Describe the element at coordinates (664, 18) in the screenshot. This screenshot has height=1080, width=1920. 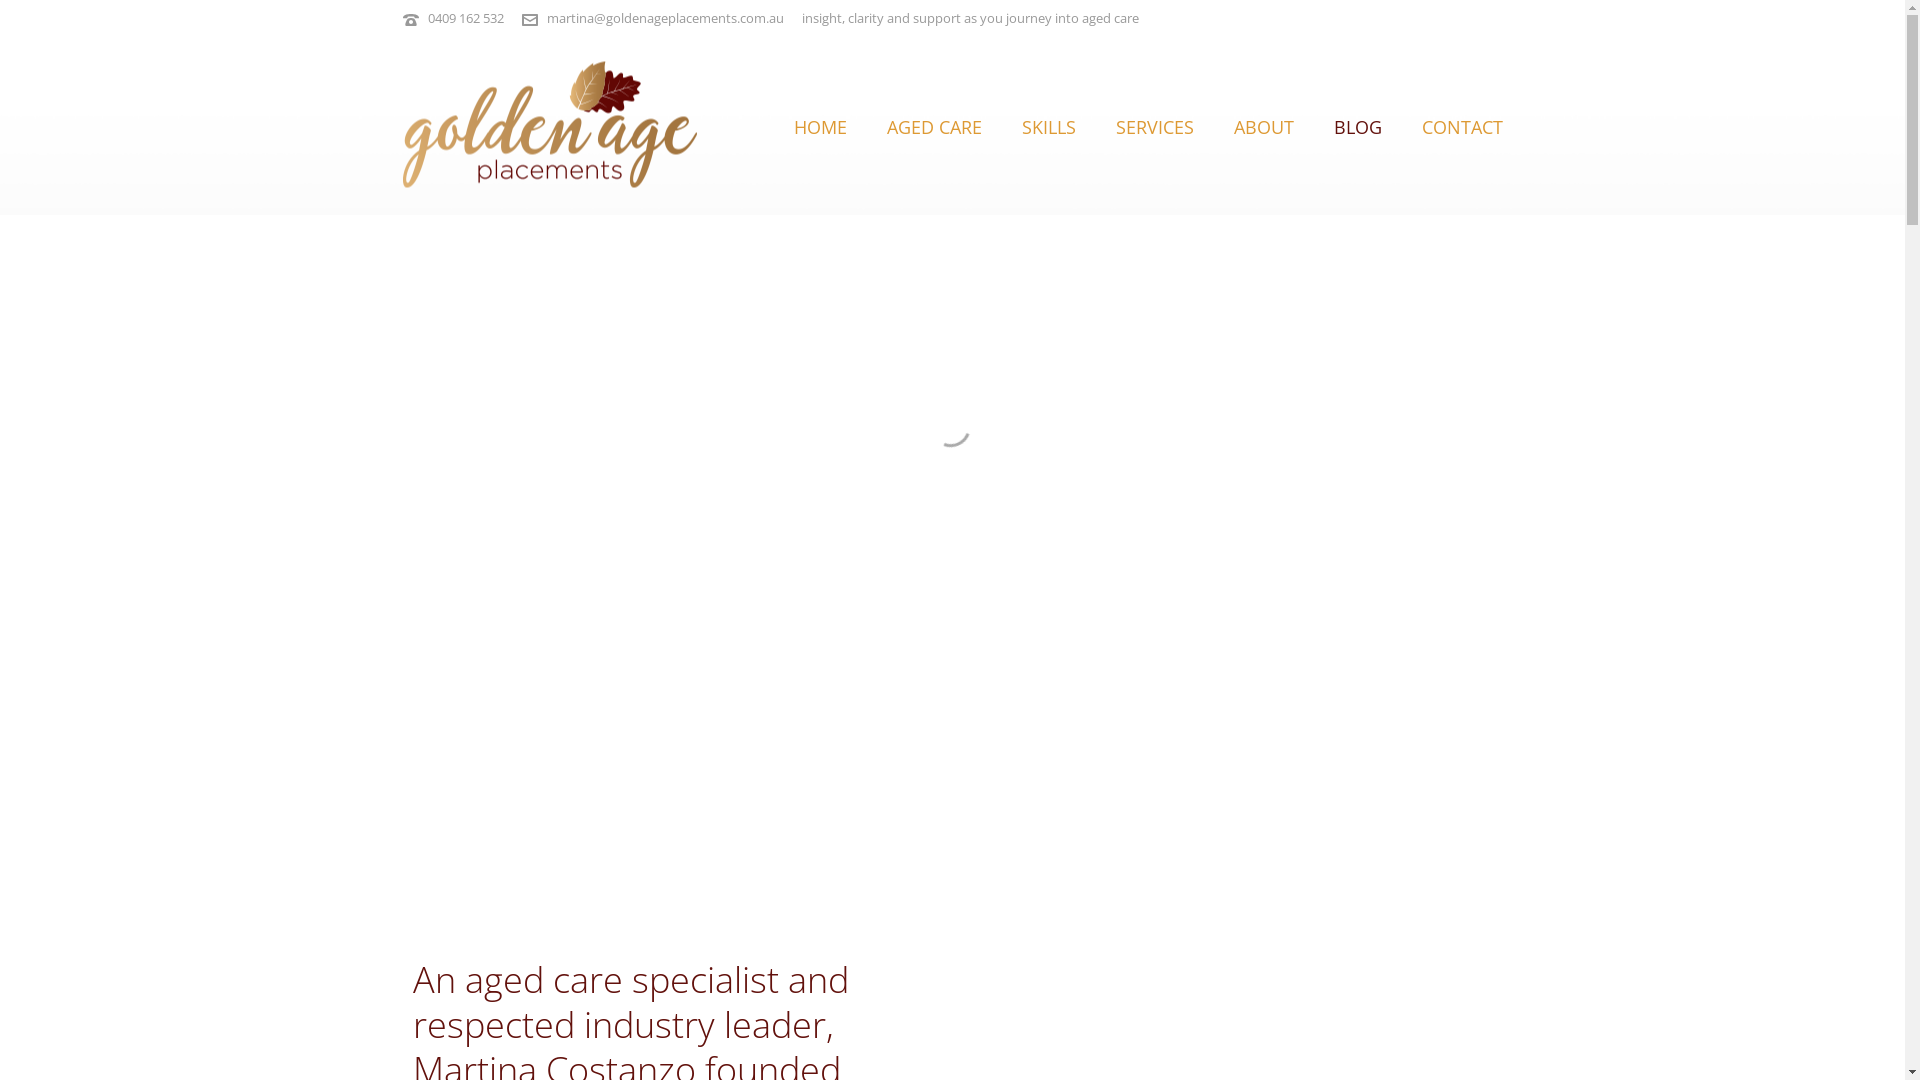
I see `'martina@goldenageplacements.com.au'` at that location.